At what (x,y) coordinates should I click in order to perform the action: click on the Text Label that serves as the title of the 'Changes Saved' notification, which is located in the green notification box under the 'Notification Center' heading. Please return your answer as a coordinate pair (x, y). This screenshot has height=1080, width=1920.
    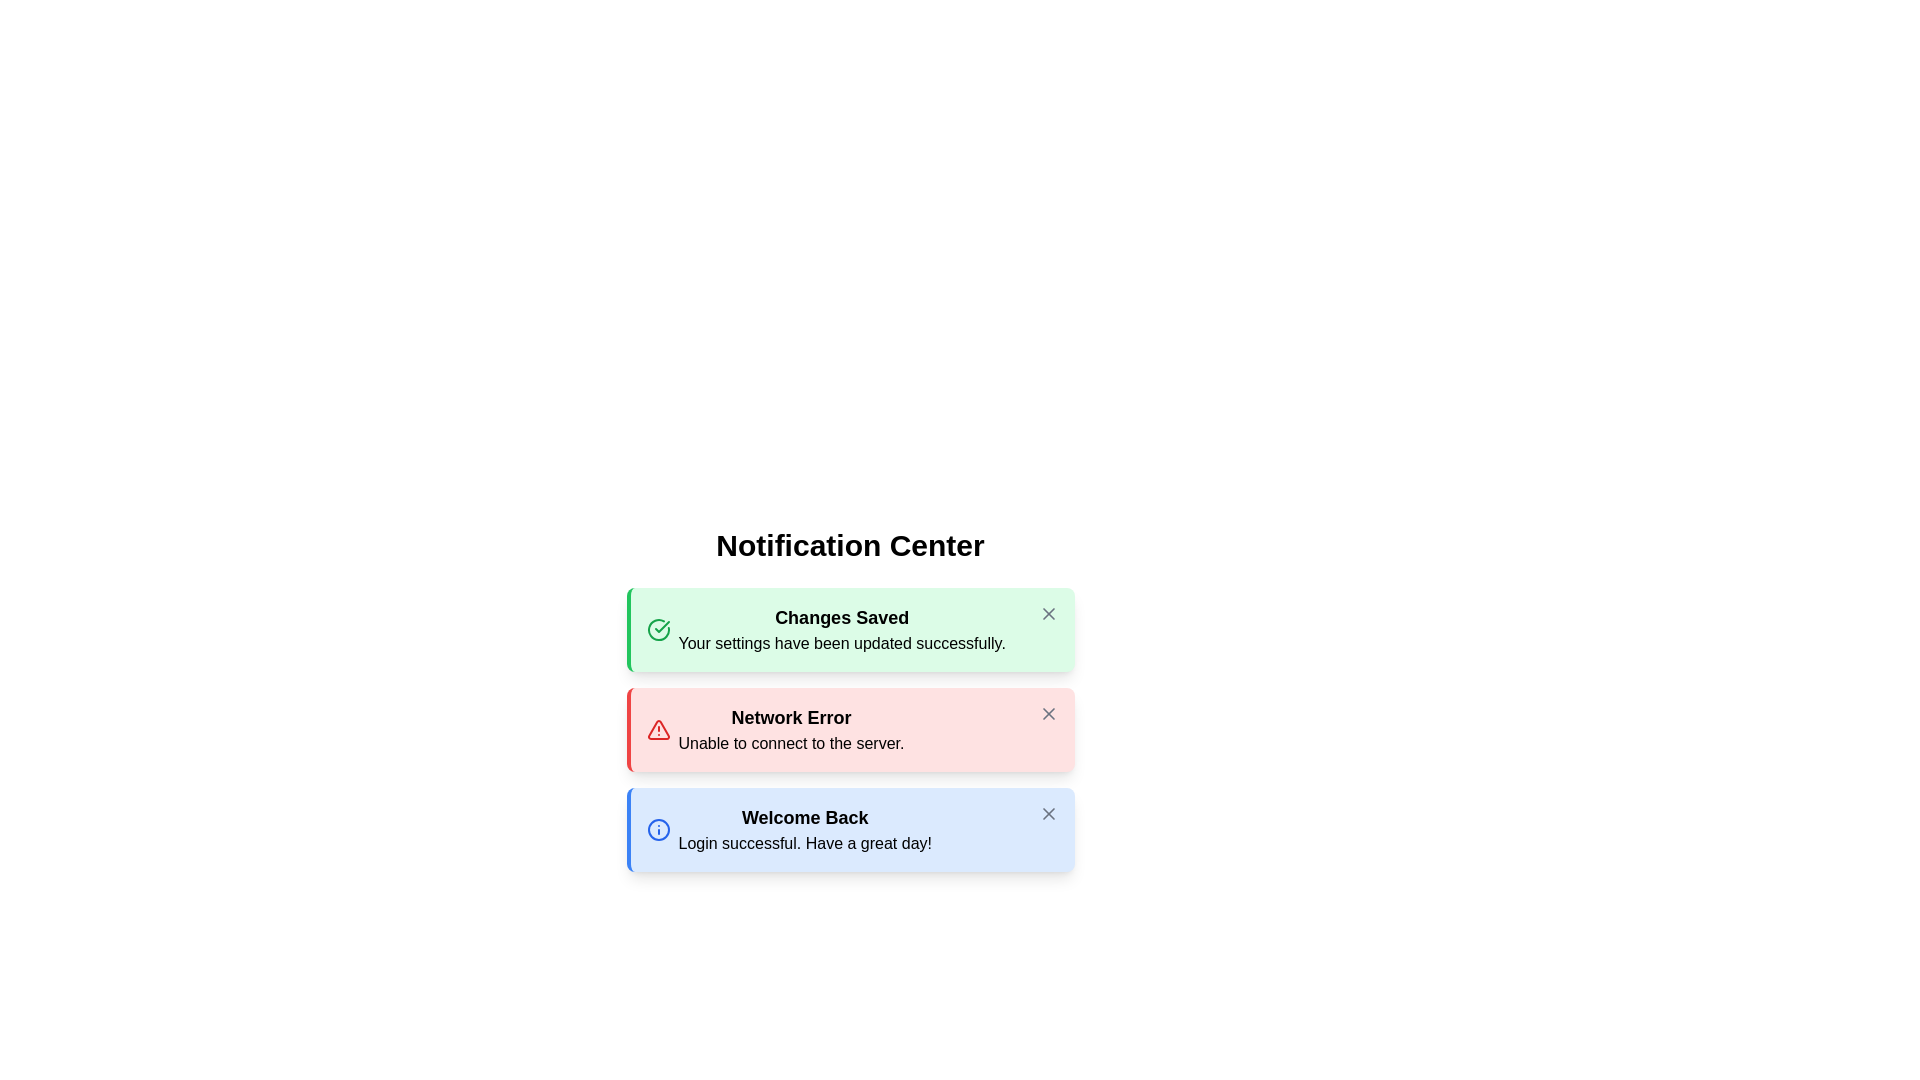
    Looking at the image, I should click on (842, 616).